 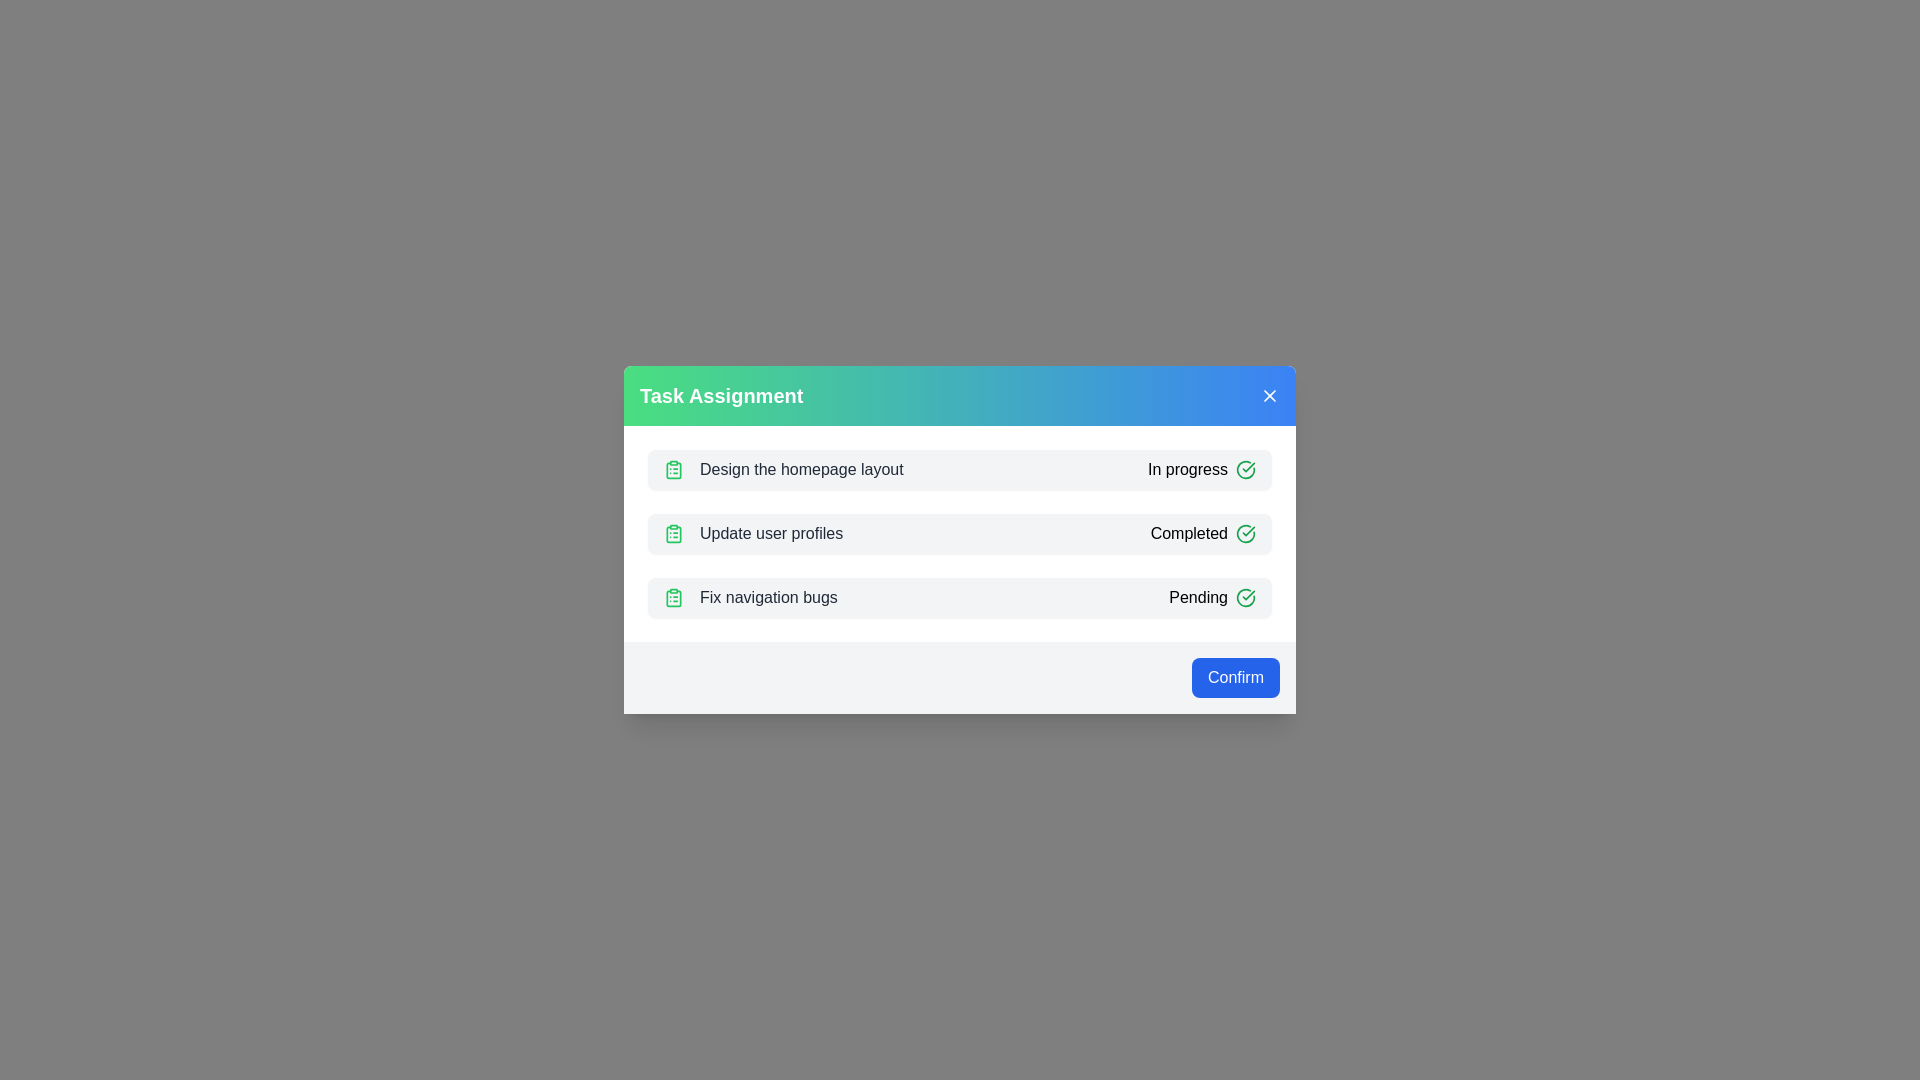 What do you see at coordinates (1245, 596) in the screenshot?
I see `status icon indicating 'Pending' located to the right of the 'Pending' label in the third row of the task assignment table, aligned with the 'Fix navigation bugs' task title` at bounding box center [1245, 596].